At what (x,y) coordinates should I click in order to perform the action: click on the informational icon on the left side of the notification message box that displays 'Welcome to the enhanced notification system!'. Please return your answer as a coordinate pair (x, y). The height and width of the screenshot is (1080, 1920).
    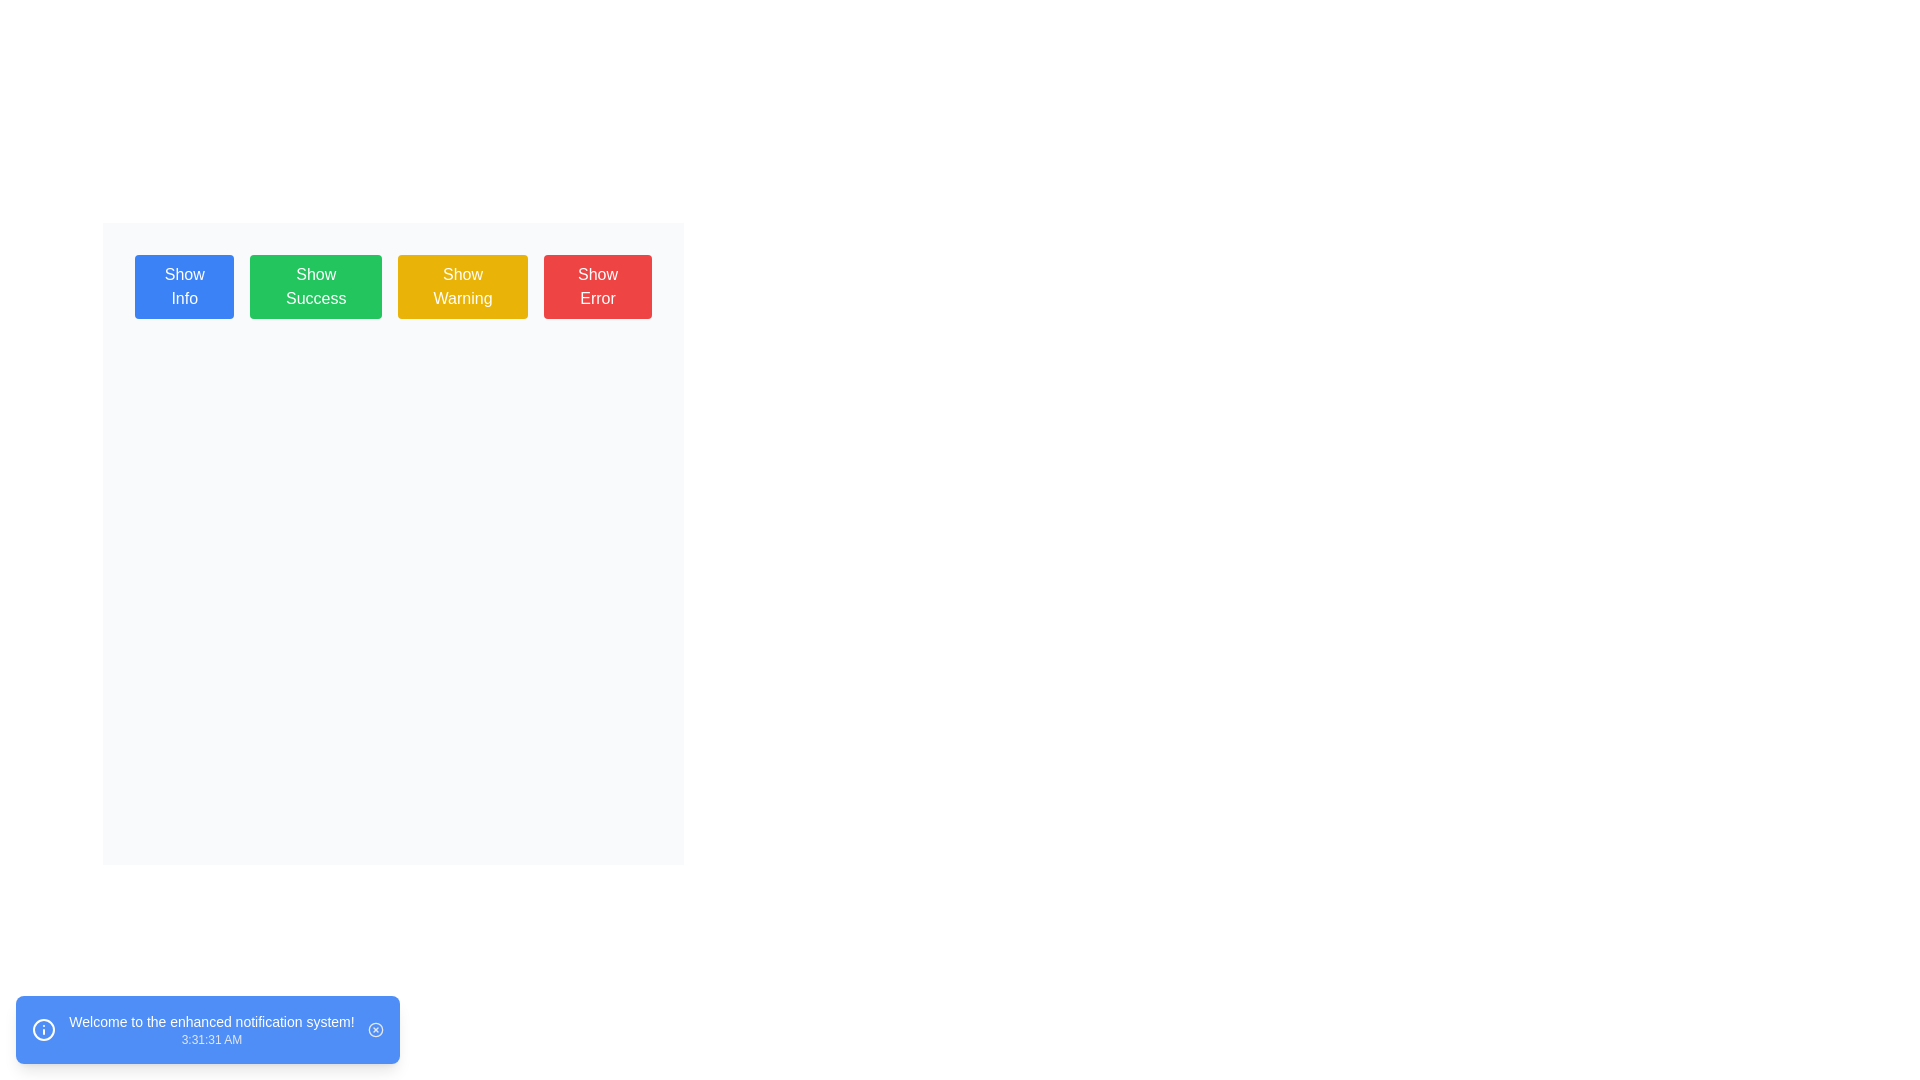
    Looking at the image, I should click on (43, 1029).